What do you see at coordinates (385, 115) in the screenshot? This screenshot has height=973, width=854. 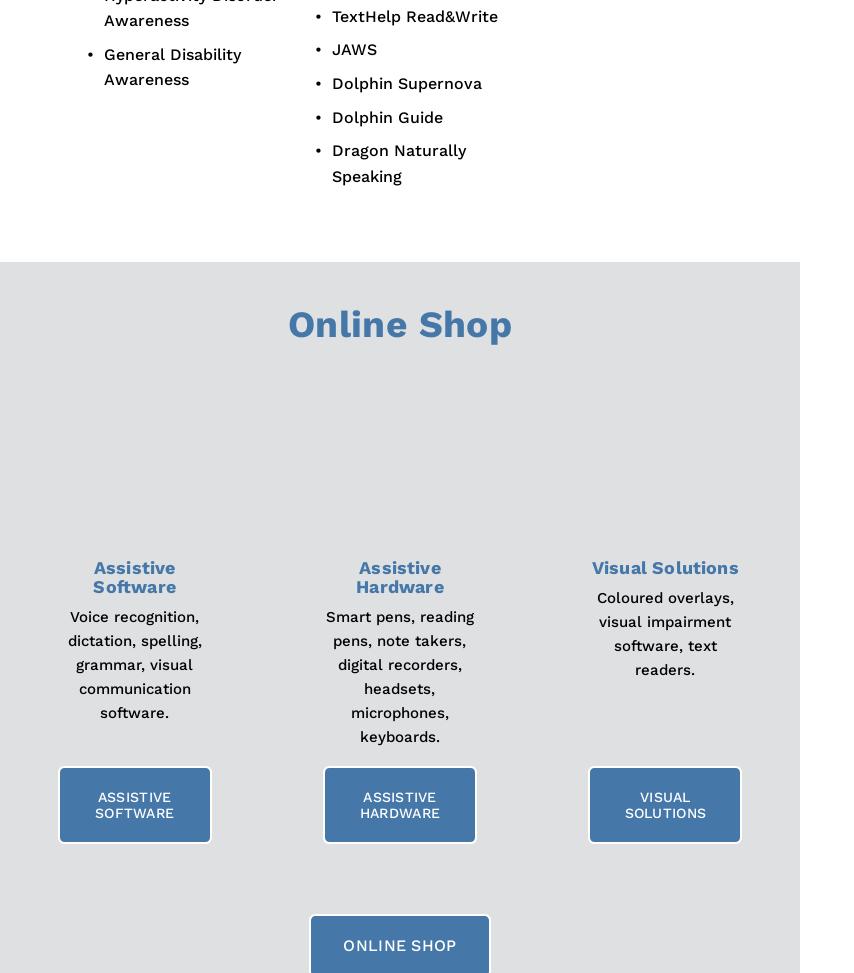 I see `'Dolphin Guide'` at bounding box center [385, 115].